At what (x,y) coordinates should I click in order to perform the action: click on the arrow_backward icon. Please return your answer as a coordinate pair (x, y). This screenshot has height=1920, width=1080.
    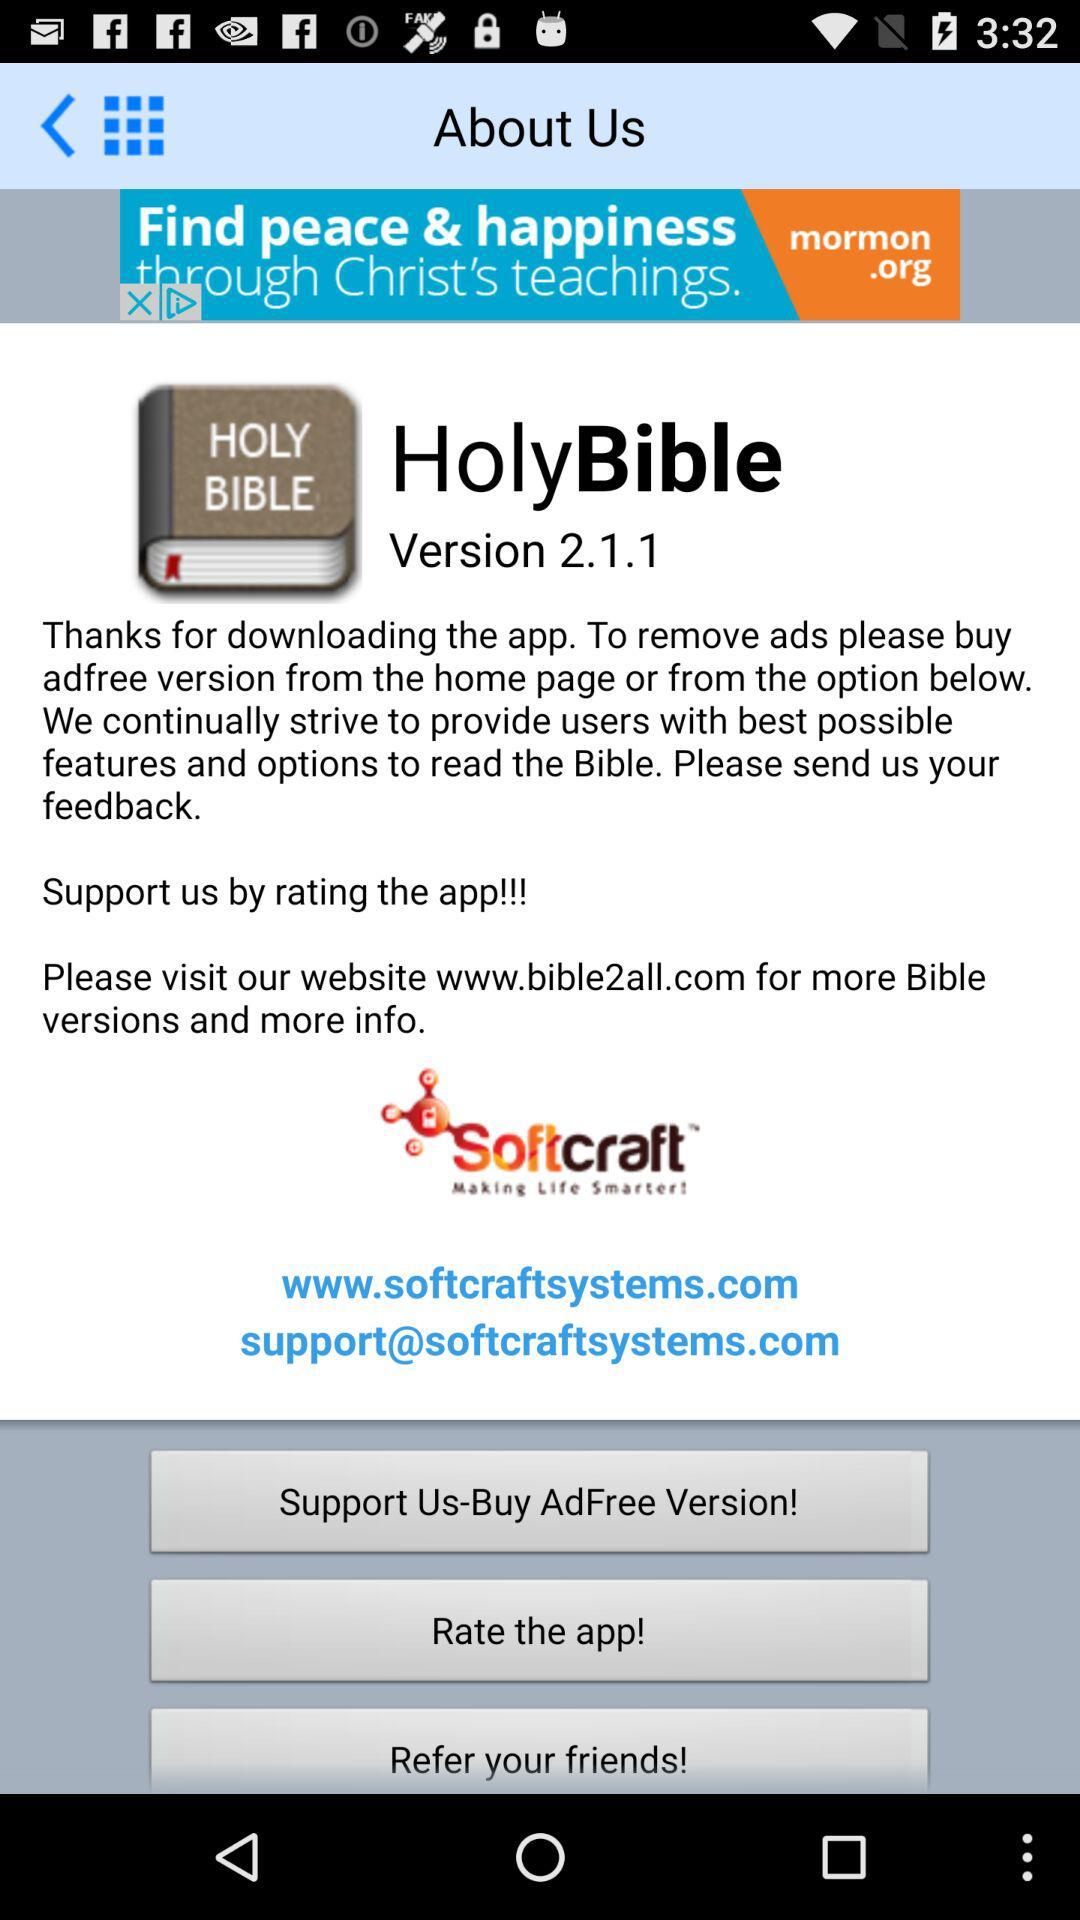
    Looking at the image, I should click on (56, 133).